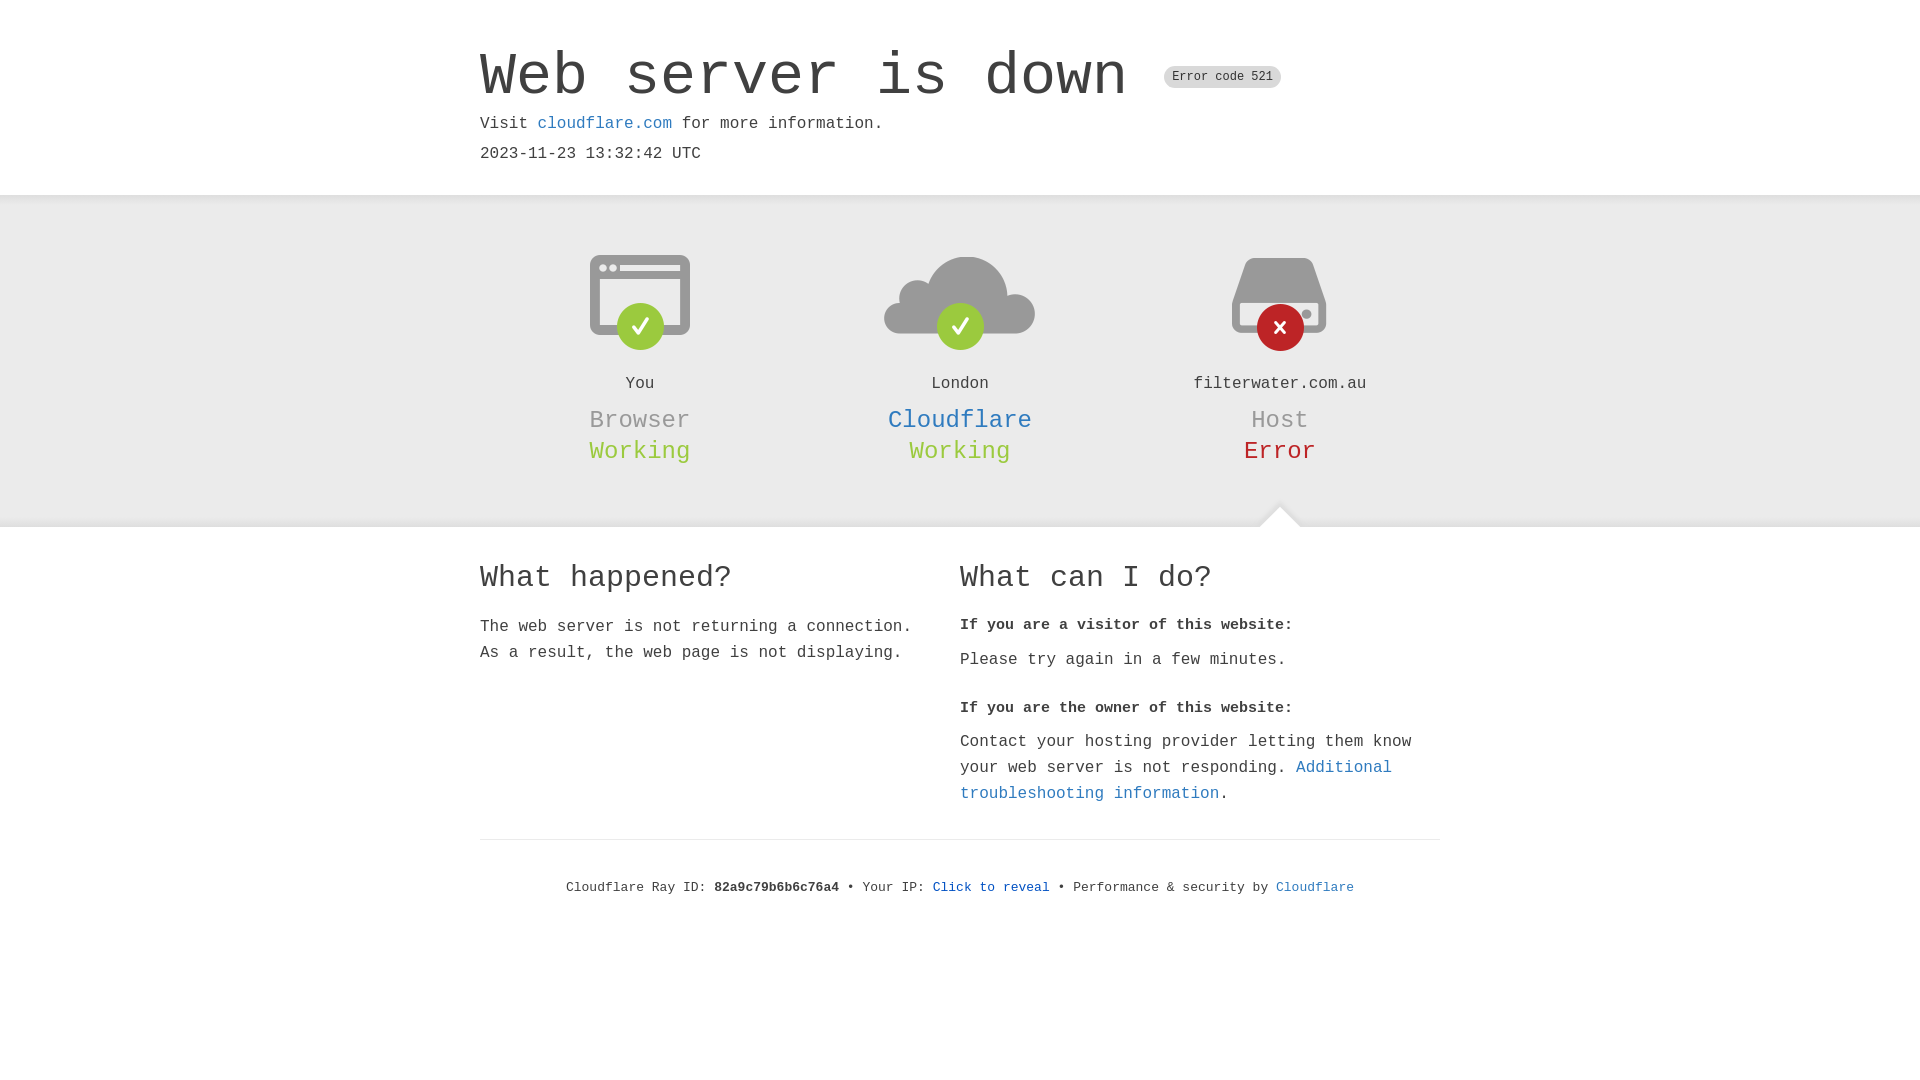 This screenshot has height=1080, width=1920. Describe the element at coordinates (537, 123) in the screenshot. I see `'cloudflare.com'` at that location.